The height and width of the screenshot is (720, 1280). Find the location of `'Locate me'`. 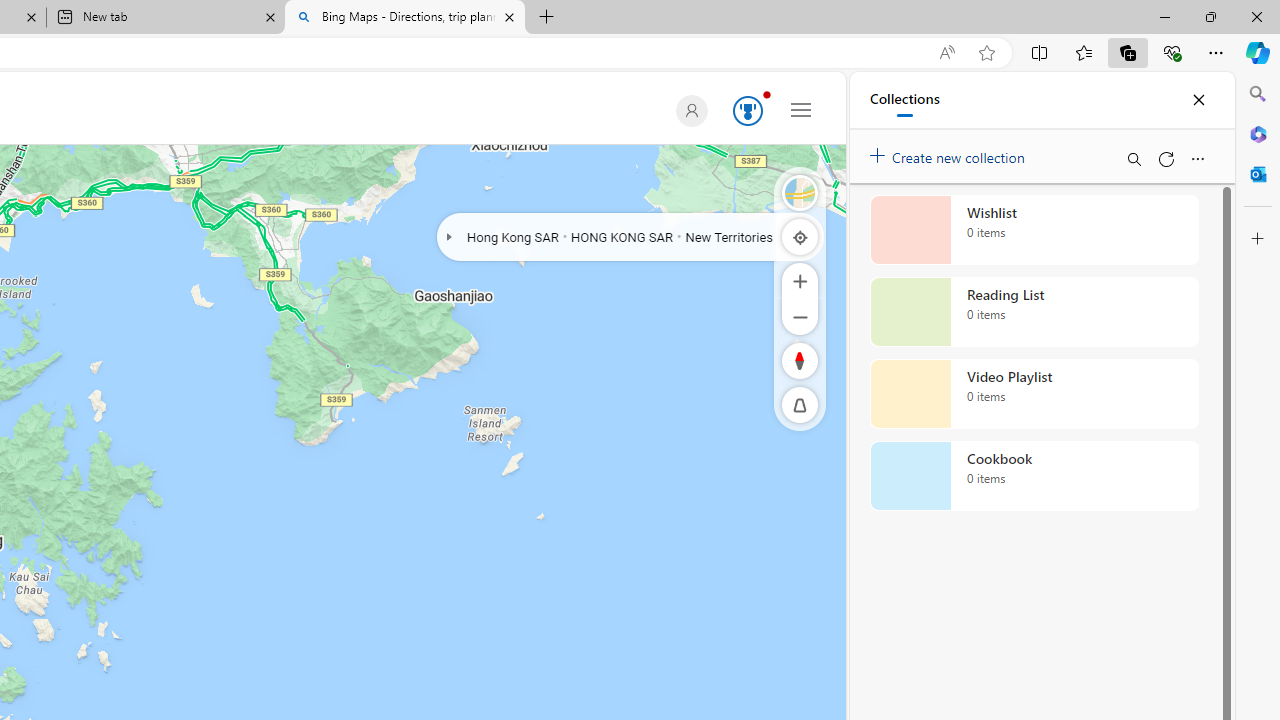

'Locate me' is located at coordinates (800, 235).